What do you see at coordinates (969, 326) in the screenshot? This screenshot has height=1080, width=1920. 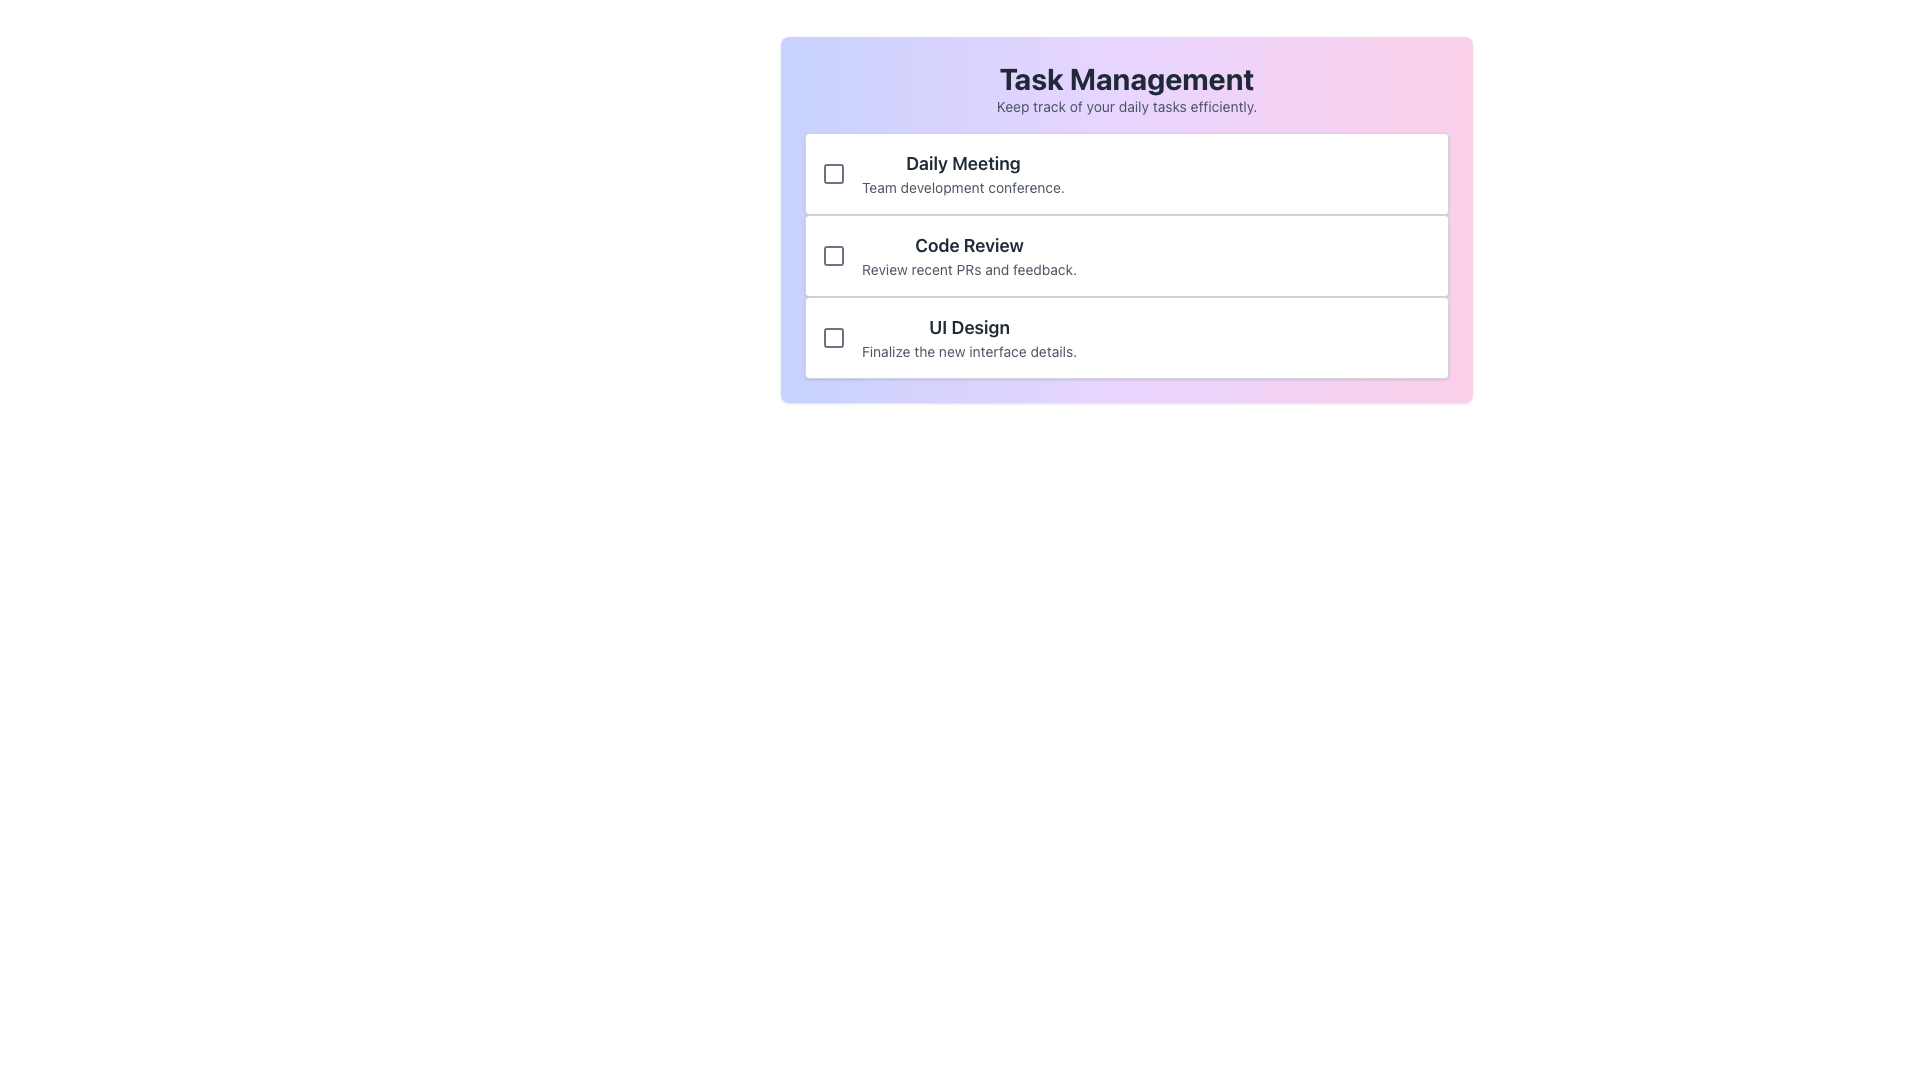 I see `the title text label of the third task entry in the task management list, which is positioned above the description text 'Finalize the new interface details.'` at bounding box center [969, 326].